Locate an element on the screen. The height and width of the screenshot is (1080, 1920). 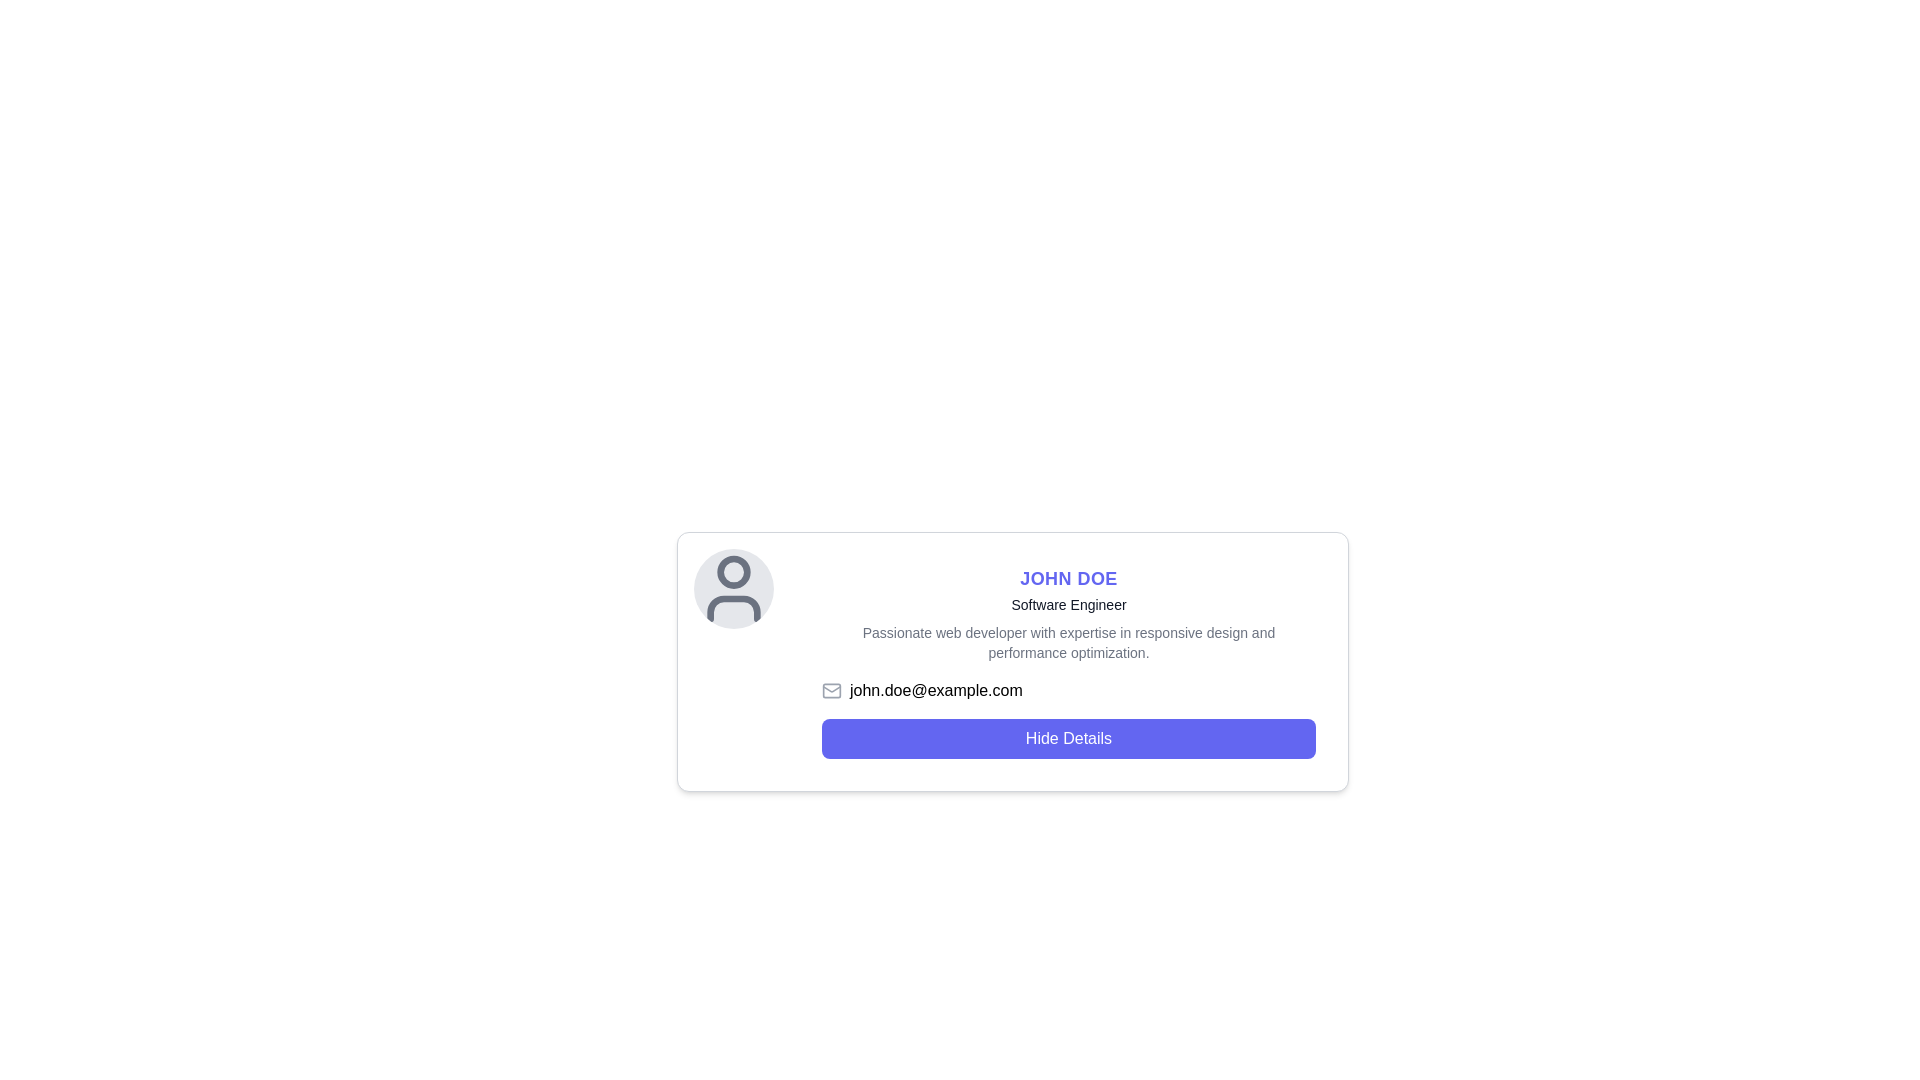
the 'Hide Details' button, which is a rectangular button with a purple background and white text, located at the bottom of the profile card is located at coordinates (1068, 737).